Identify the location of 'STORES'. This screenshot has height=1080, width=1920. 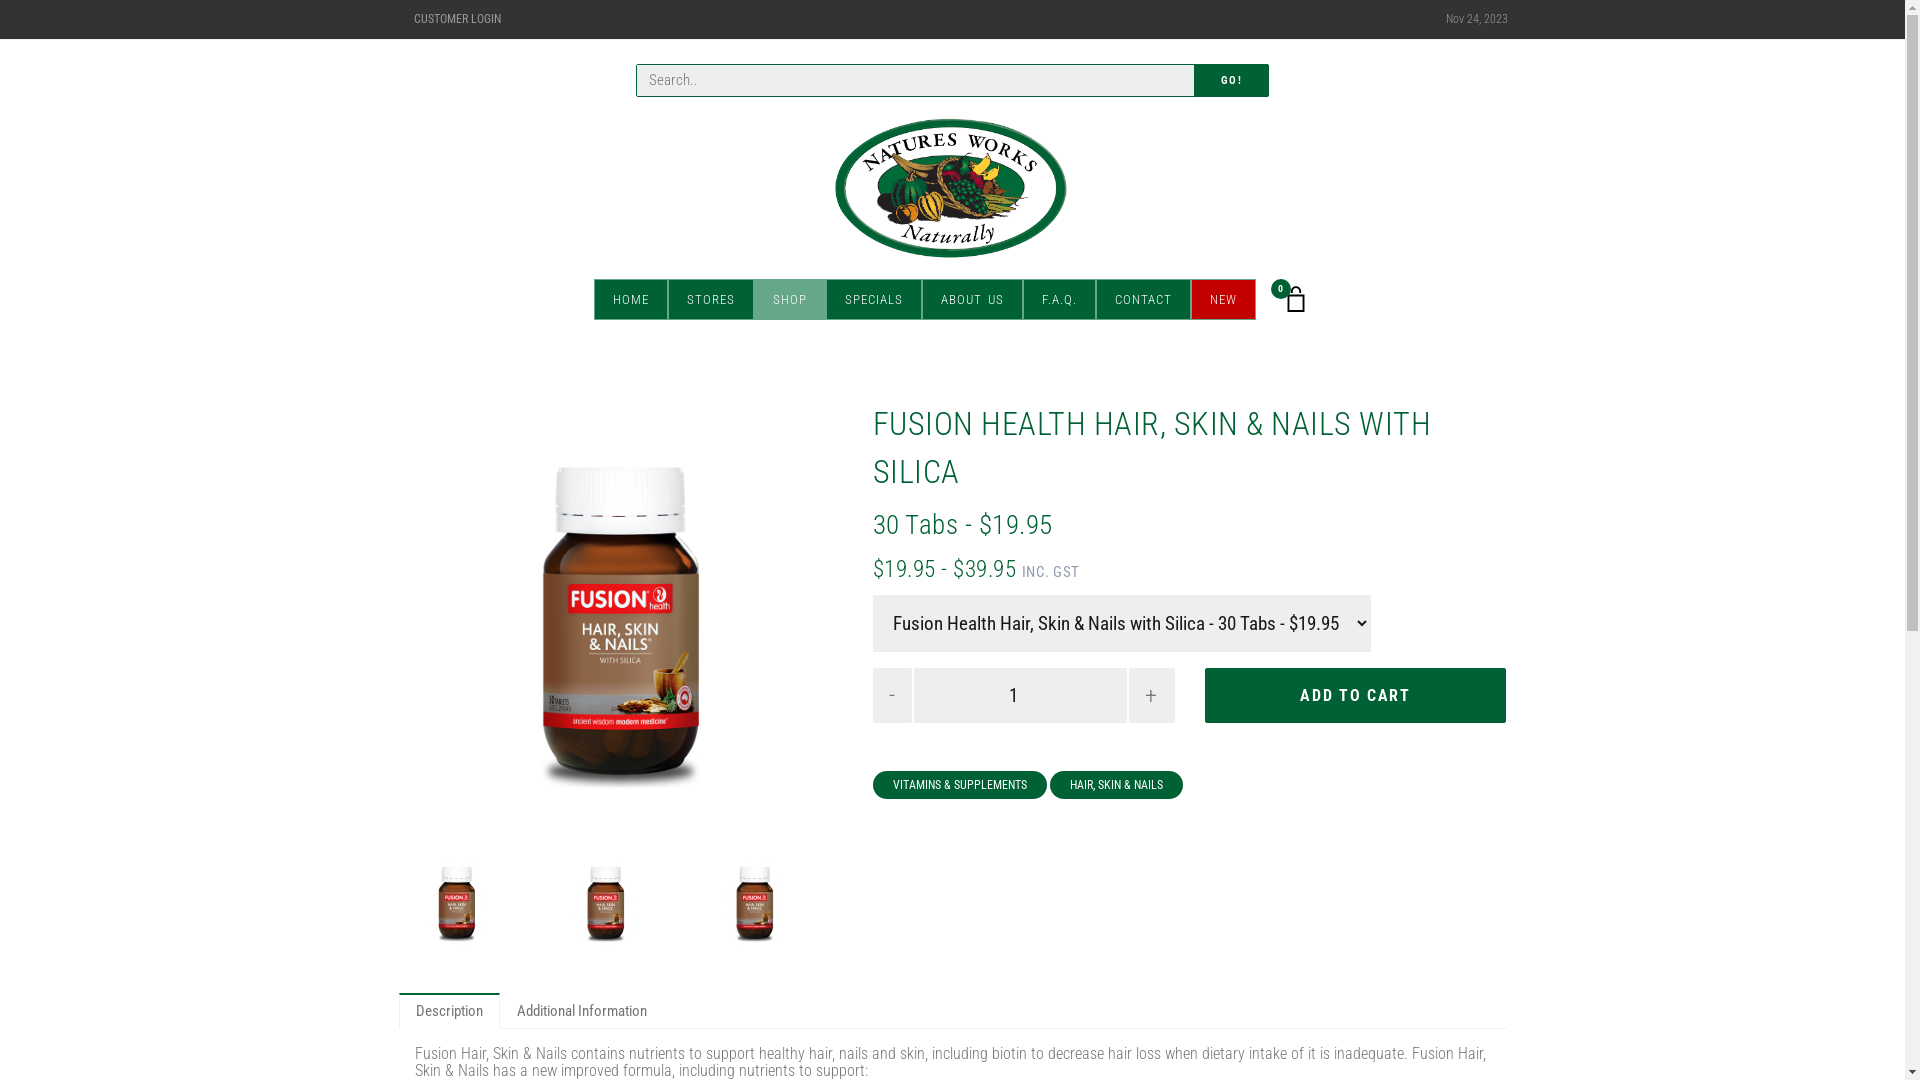
(667, 298).